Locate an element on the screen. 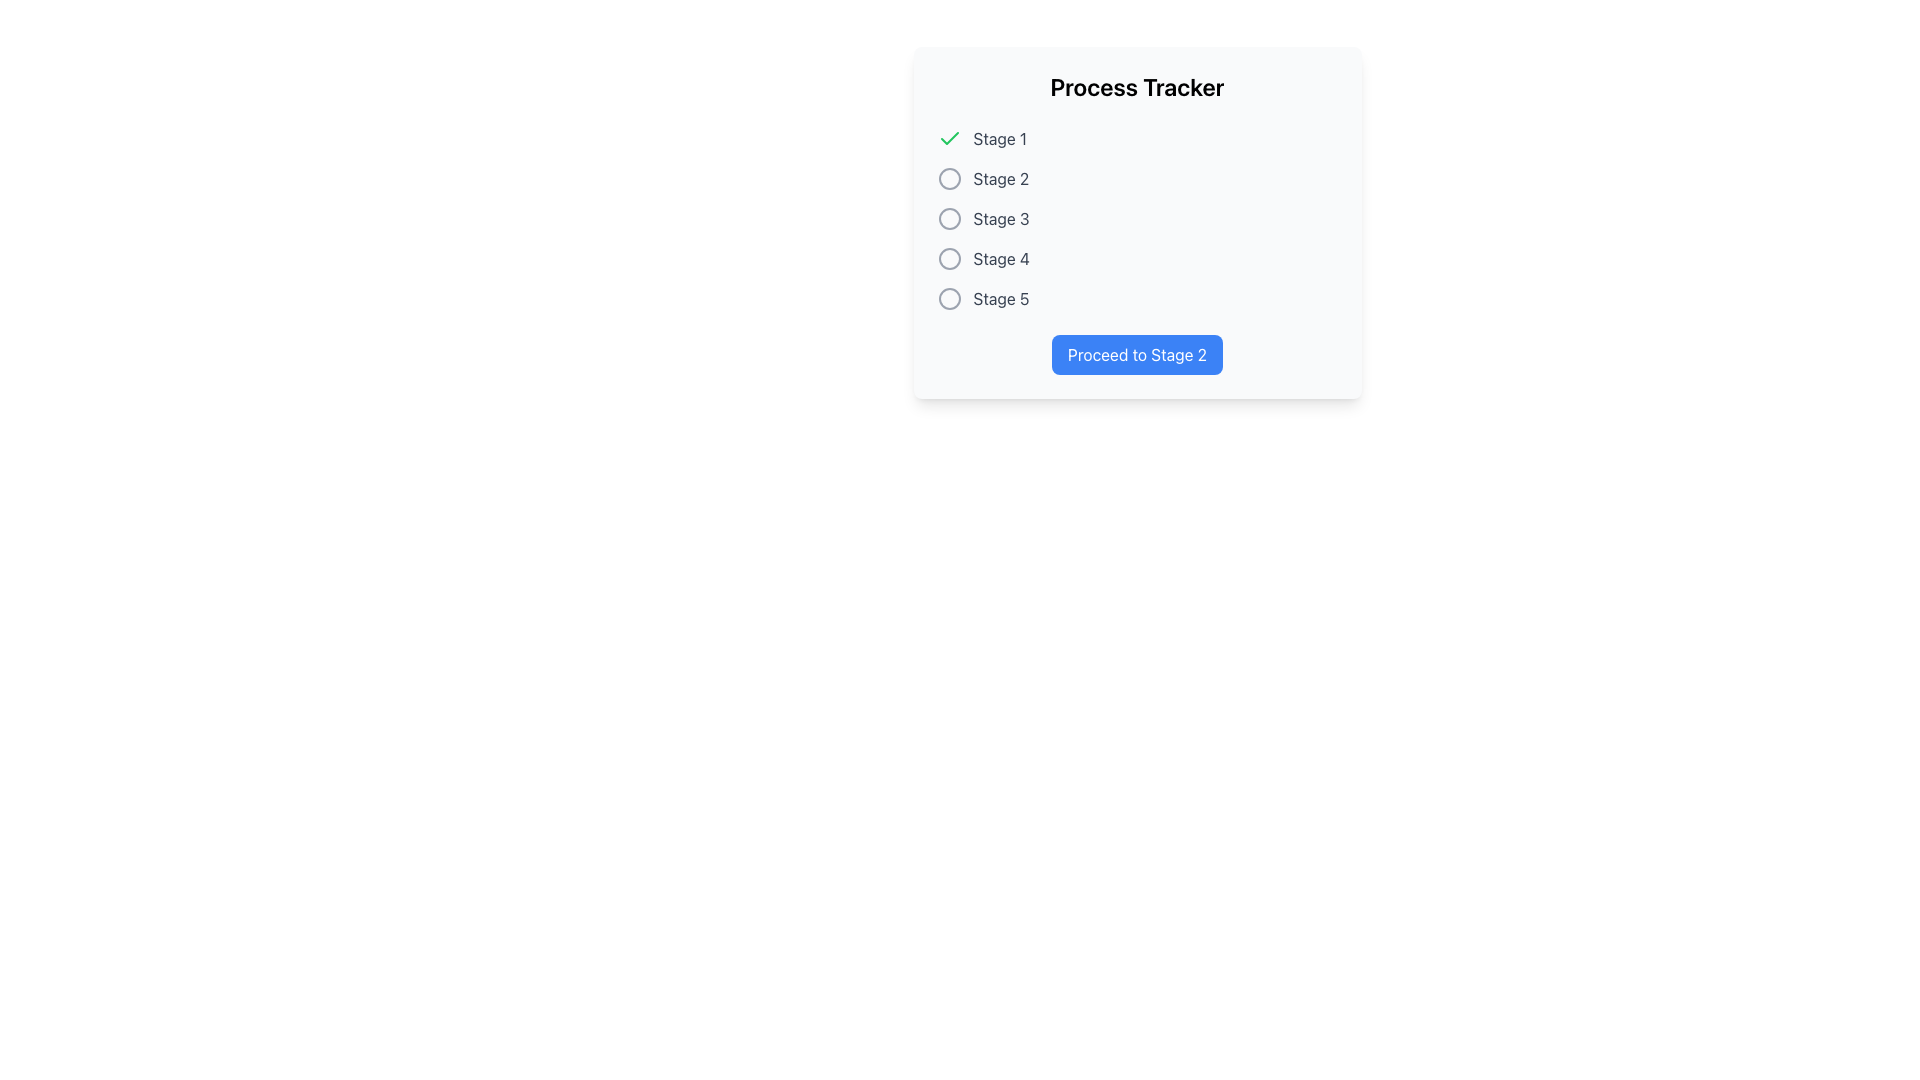  the label displaying 'Stage 1', which indicates the current process stage and is the first item in the sequence of process stages is located at coordinates (1000, 137).